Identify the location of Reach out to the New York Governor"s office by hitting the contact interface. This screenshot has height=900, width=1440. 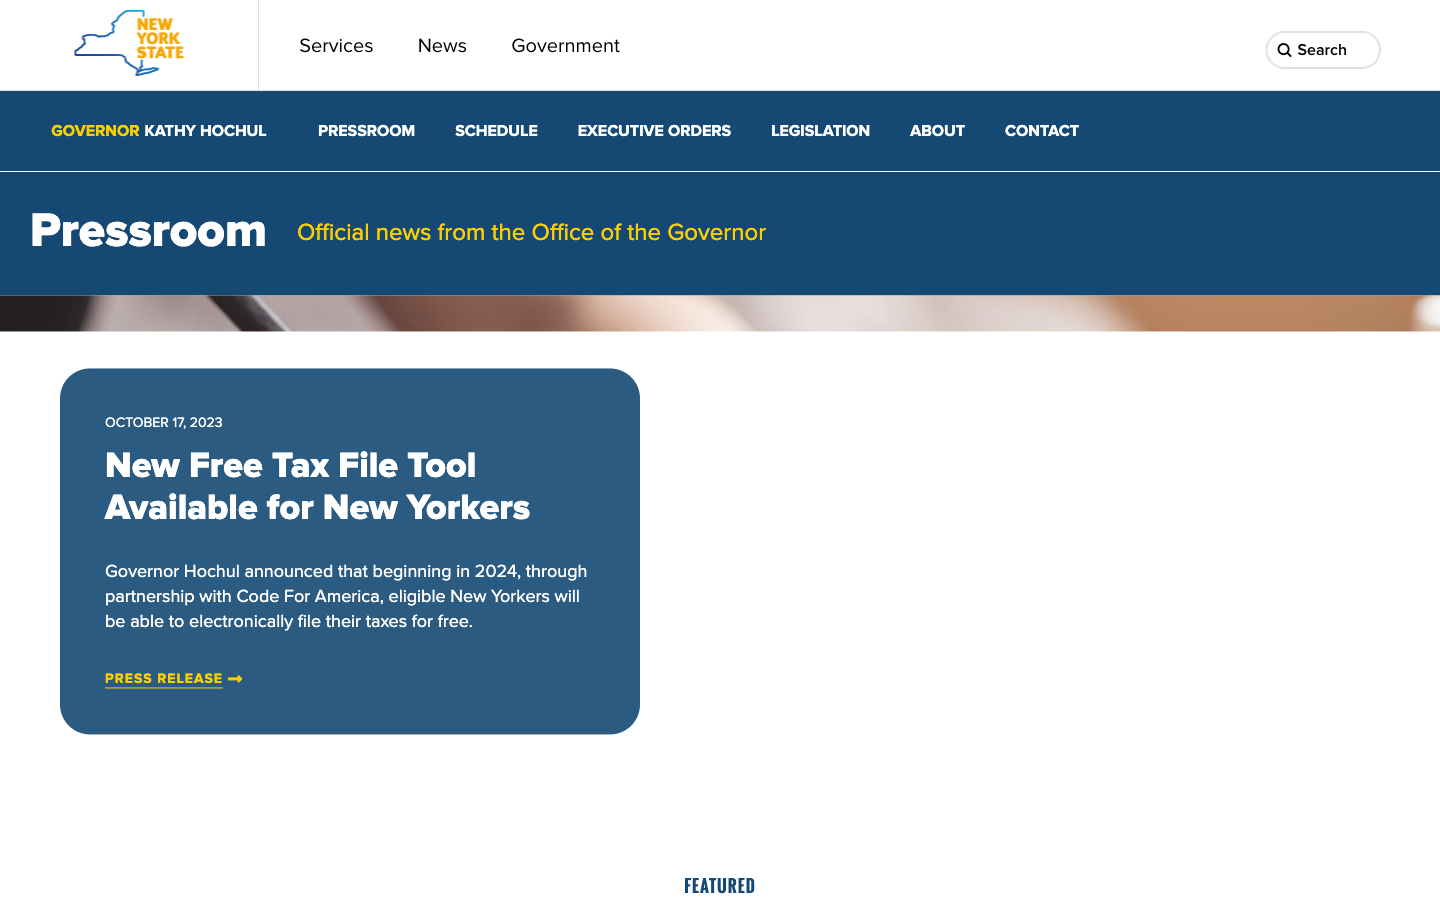
(1041, 131).